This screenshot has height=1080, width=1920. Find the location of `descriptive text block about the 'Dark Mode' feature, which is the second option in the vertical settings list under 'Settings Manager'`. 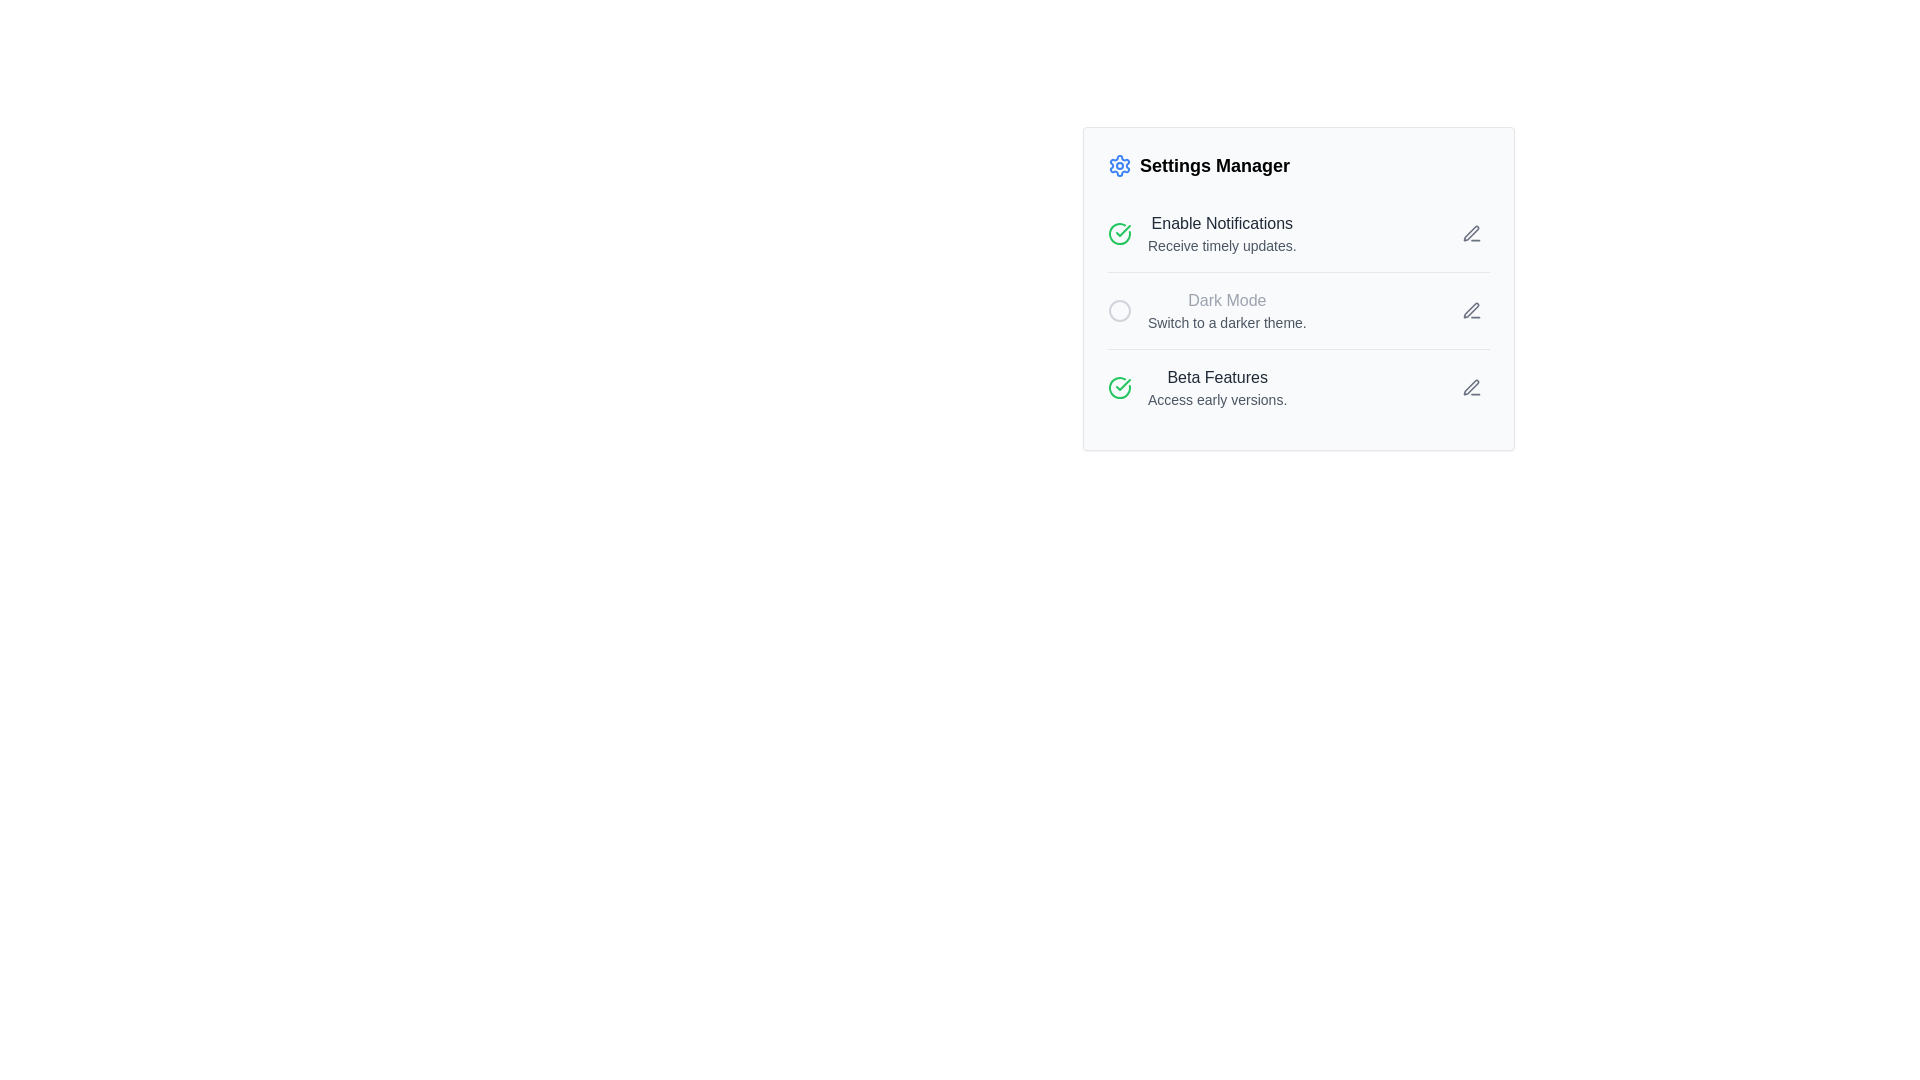

descriptive text block about the 'Dark Mode' feature, which is the second option in the vertical settings list under 'Settings Manager' is located at coordinates (1226, 311).